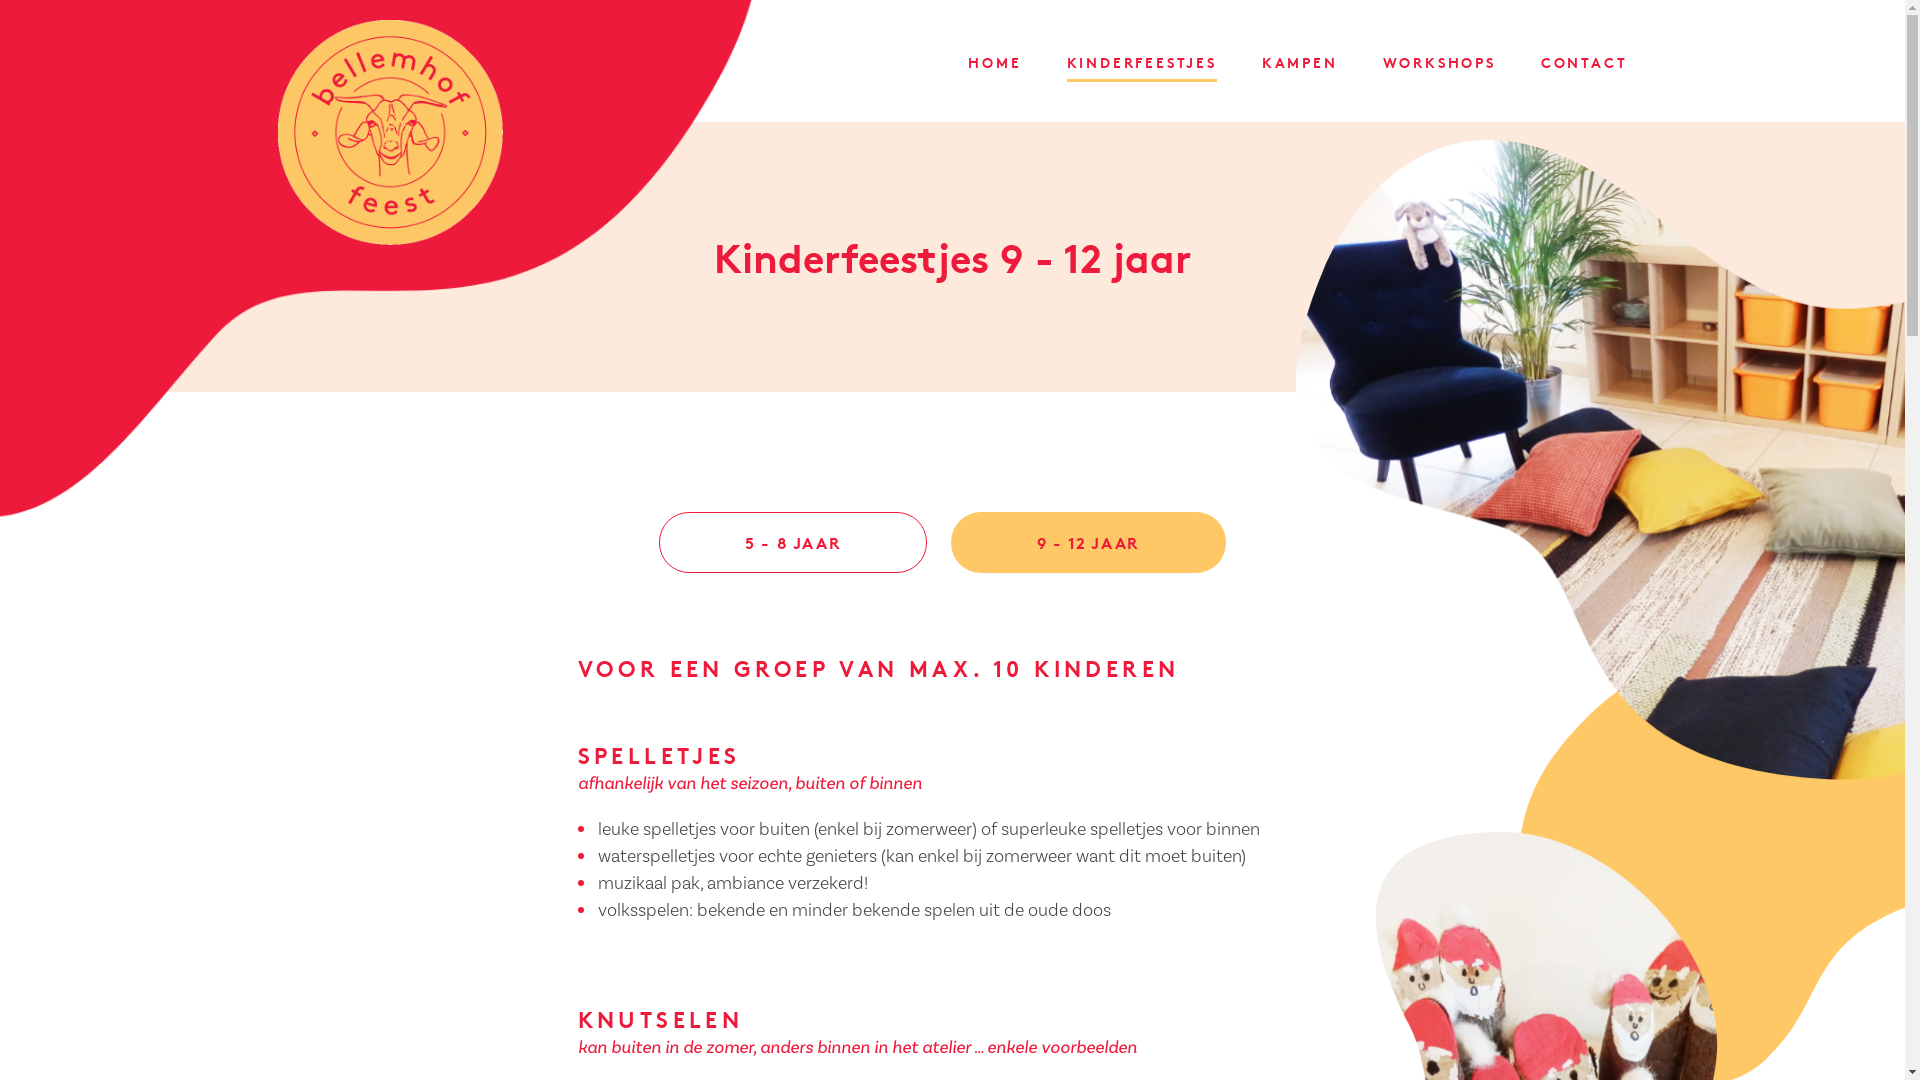 Image resolution: width=1920 pixels, height=1080 pixels. I want to click on '9 - 12 JAAR', so click(1087, 542).